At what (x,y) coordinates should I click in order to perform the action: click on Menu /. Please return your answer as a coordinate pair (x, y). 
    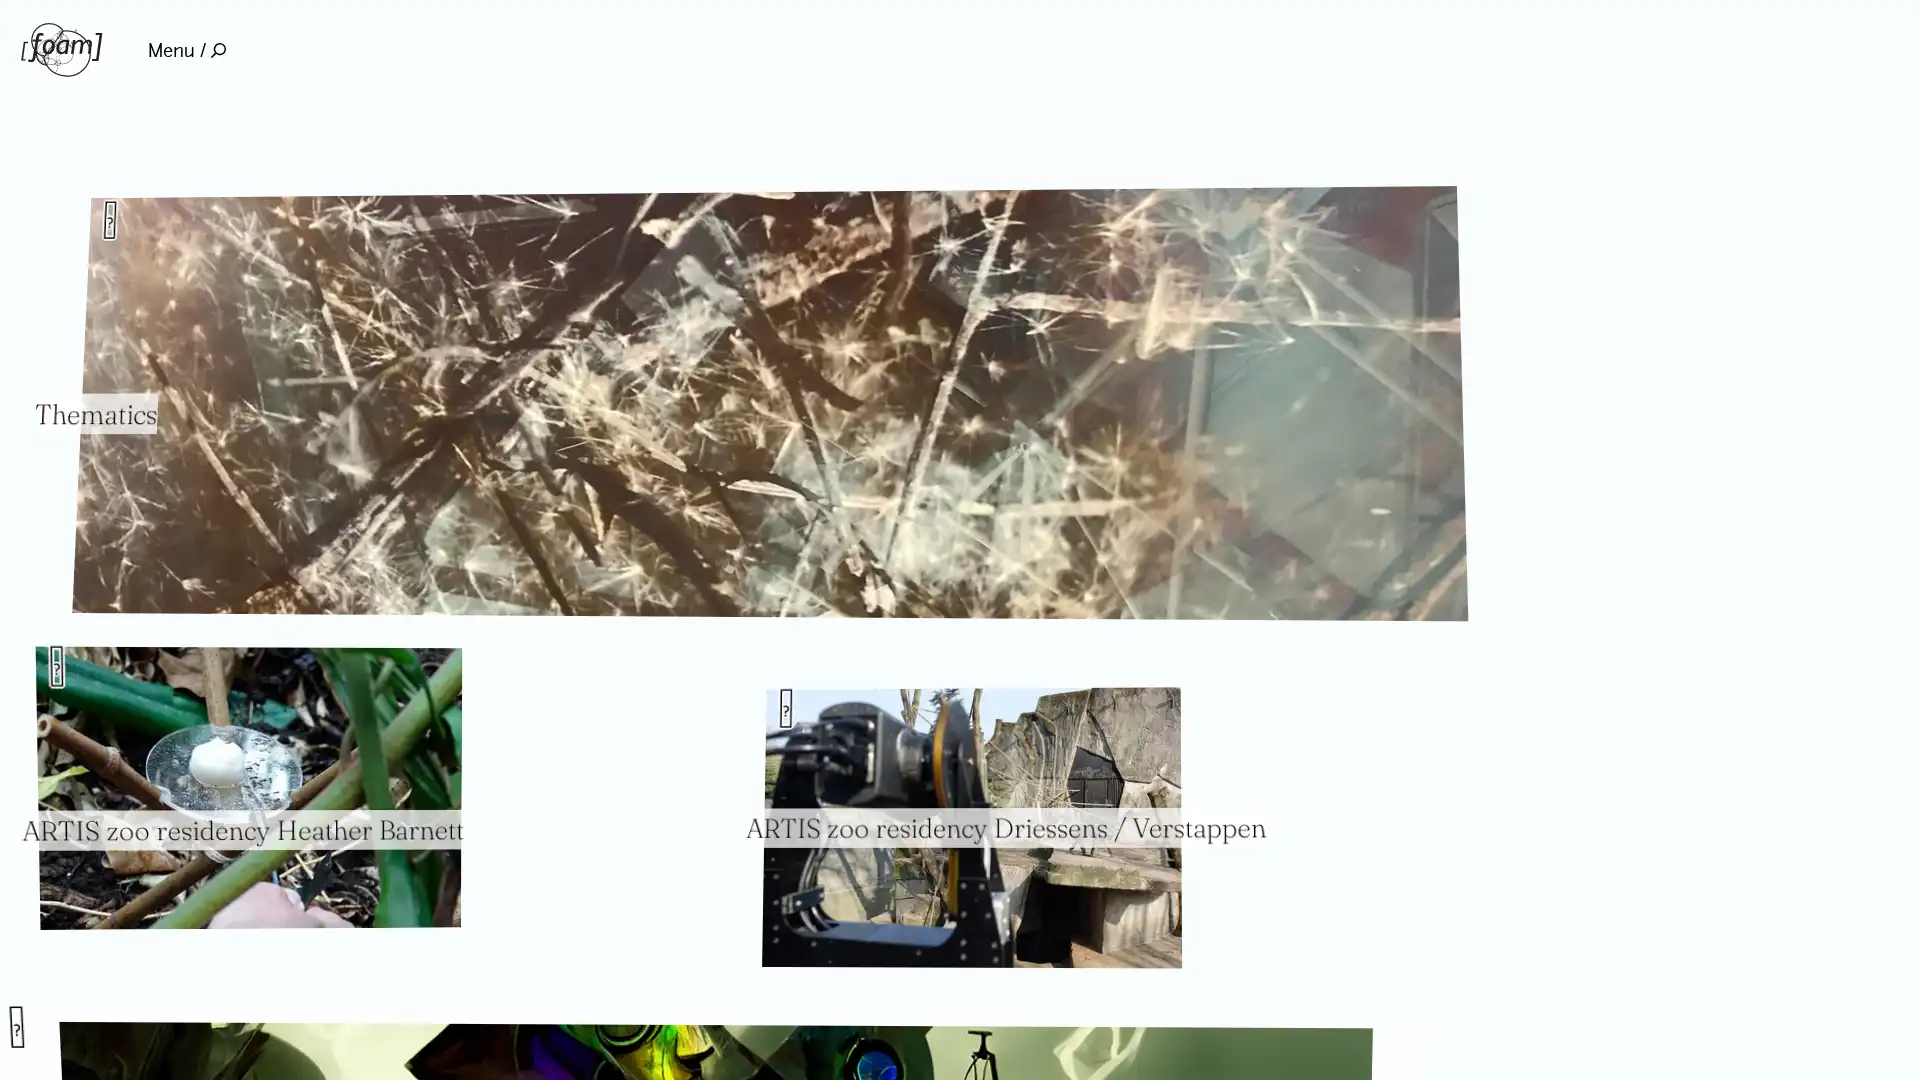
    Looking at the image, I should click on (186, 49).